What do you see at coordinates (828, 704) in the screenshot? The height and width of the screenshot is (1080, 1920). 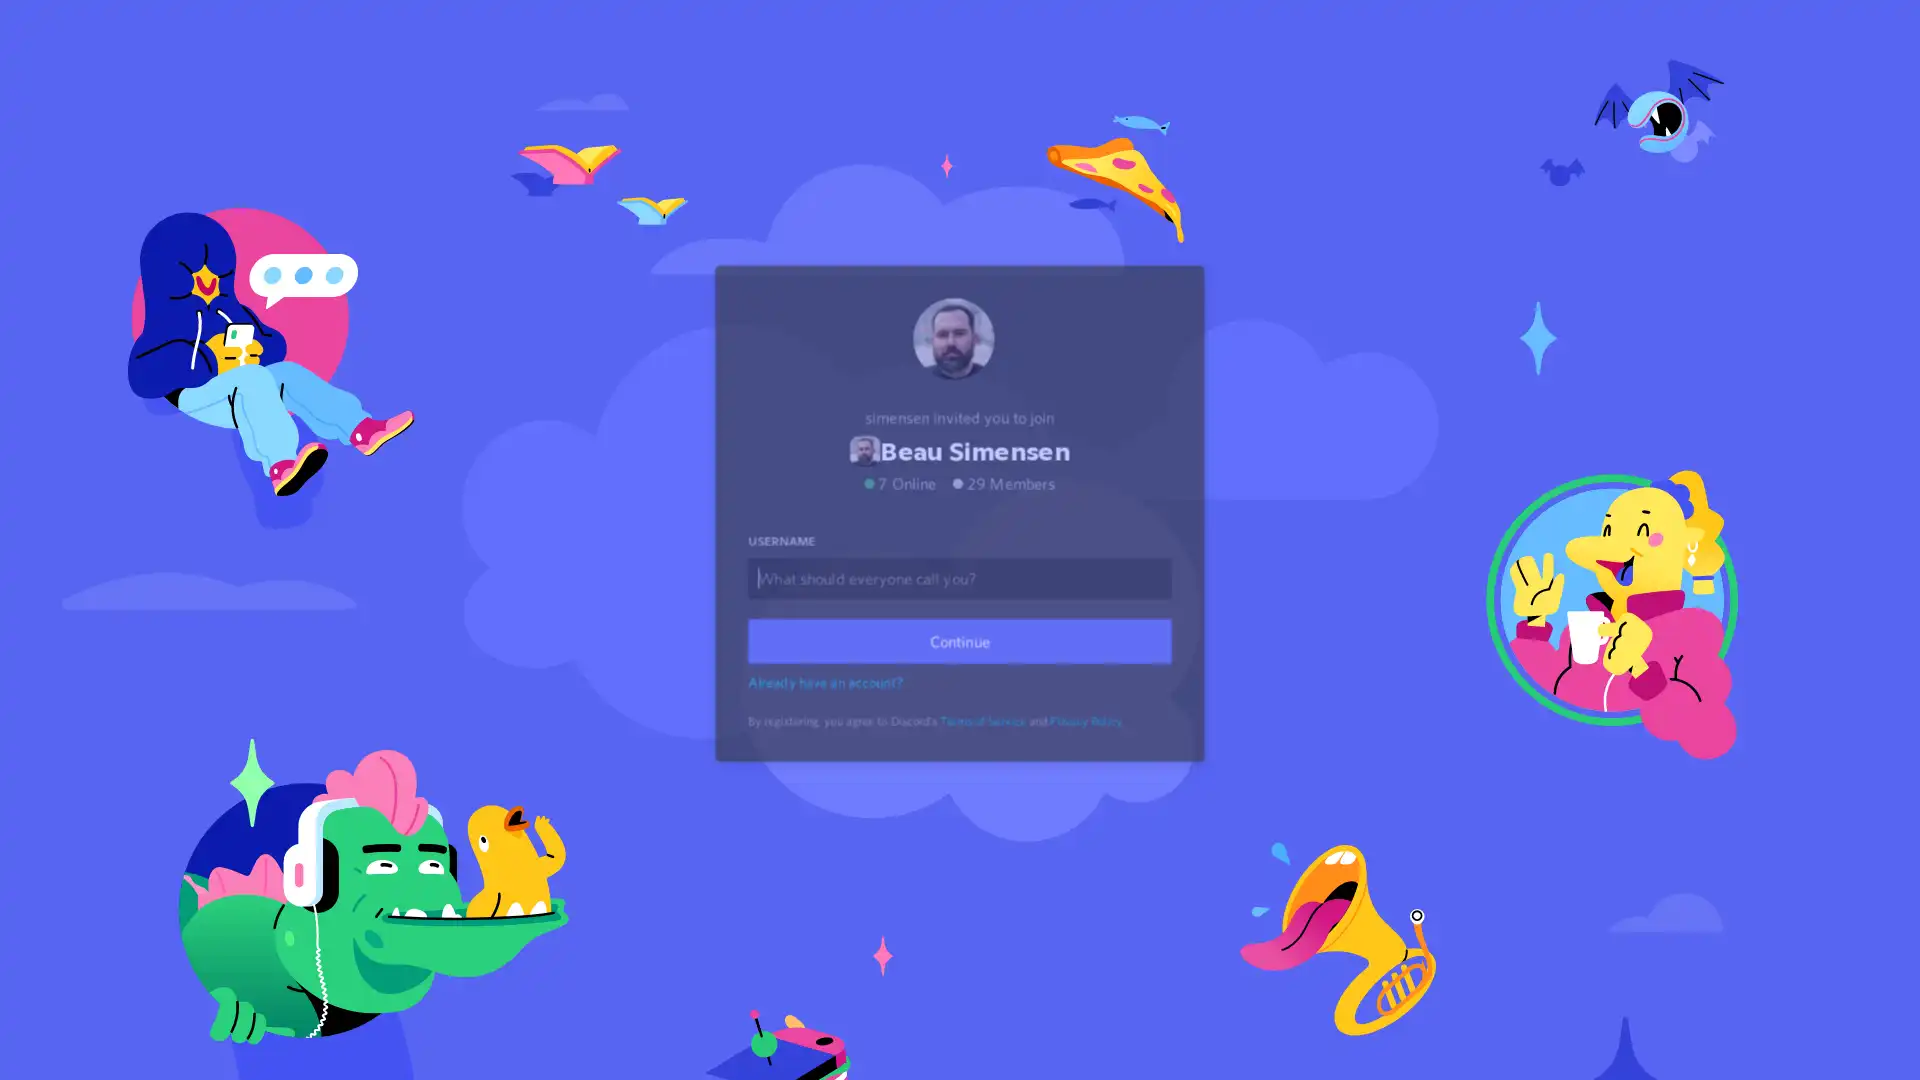 I see `Already have an account?` at bounding box center [828, 704].